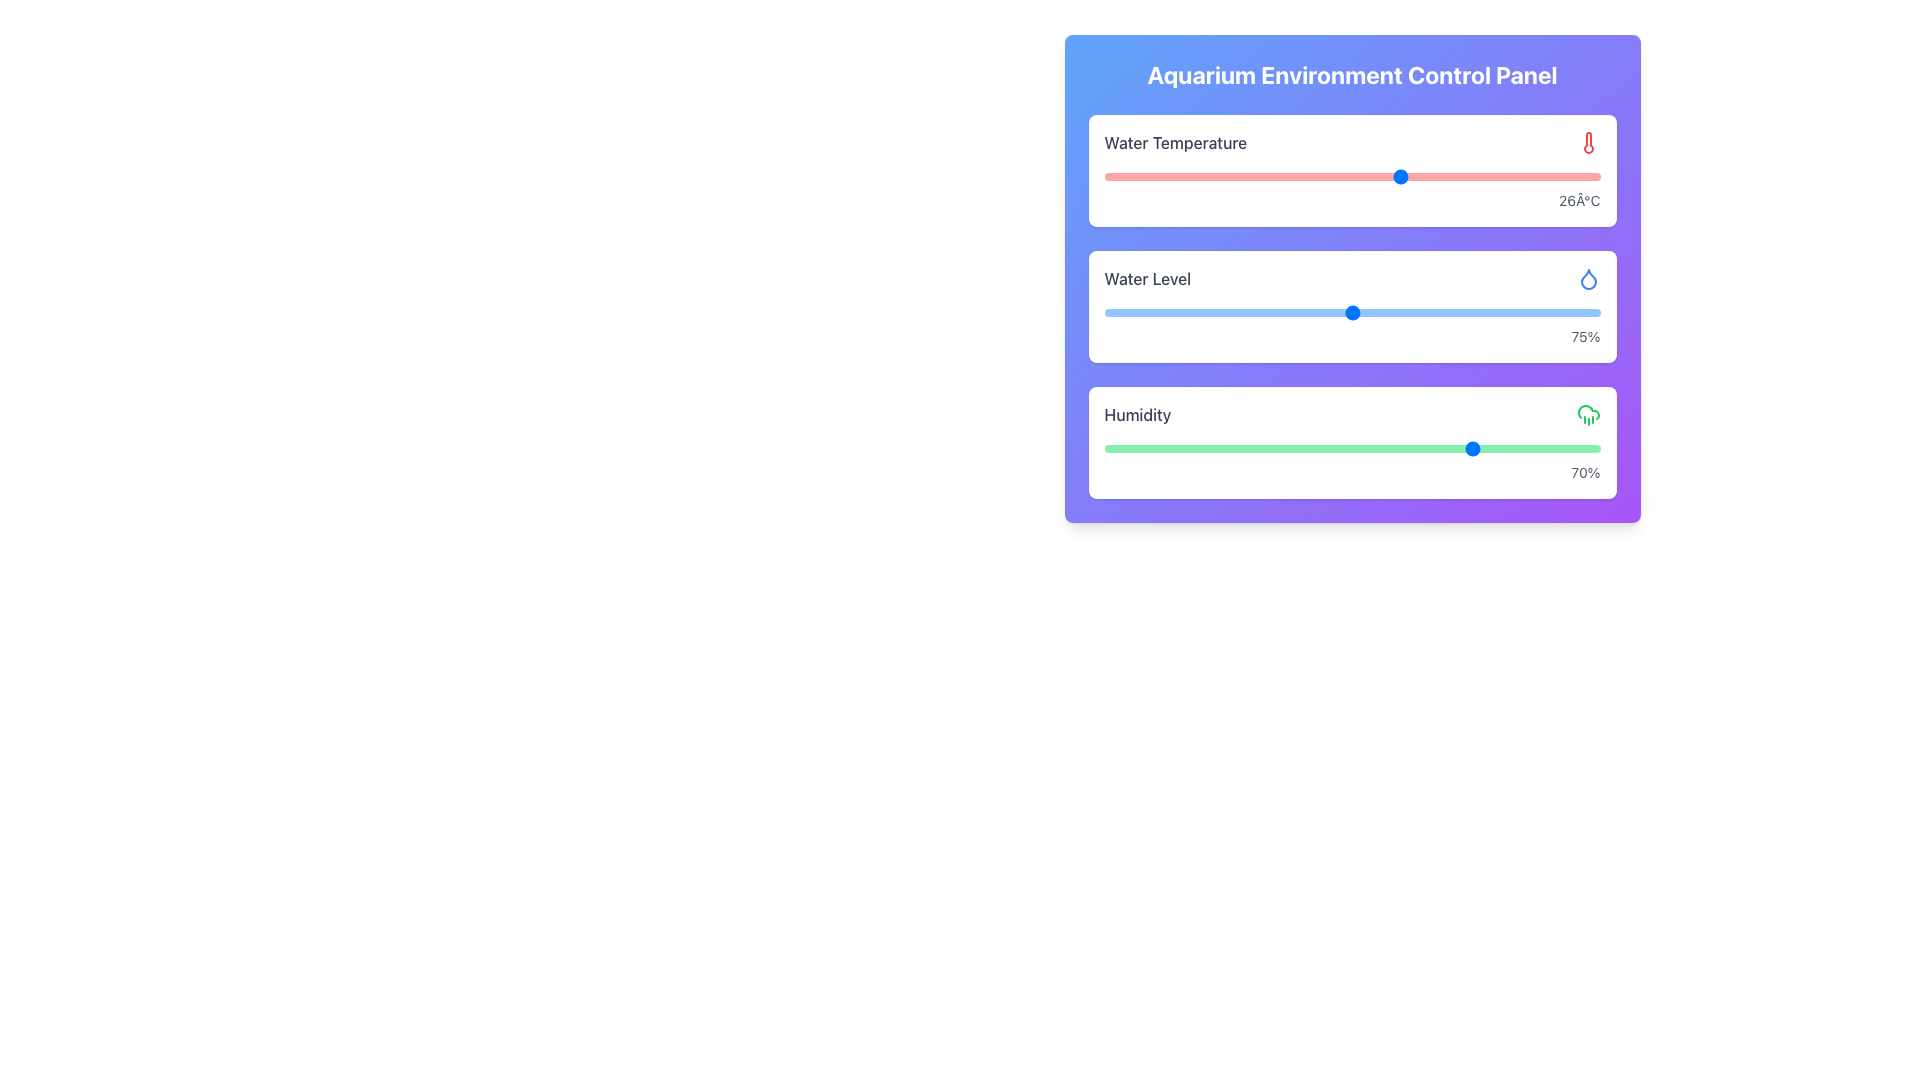 The width and height of the screenshot is (1920, 1080). I want to click on humidity, so click(1401, 447).